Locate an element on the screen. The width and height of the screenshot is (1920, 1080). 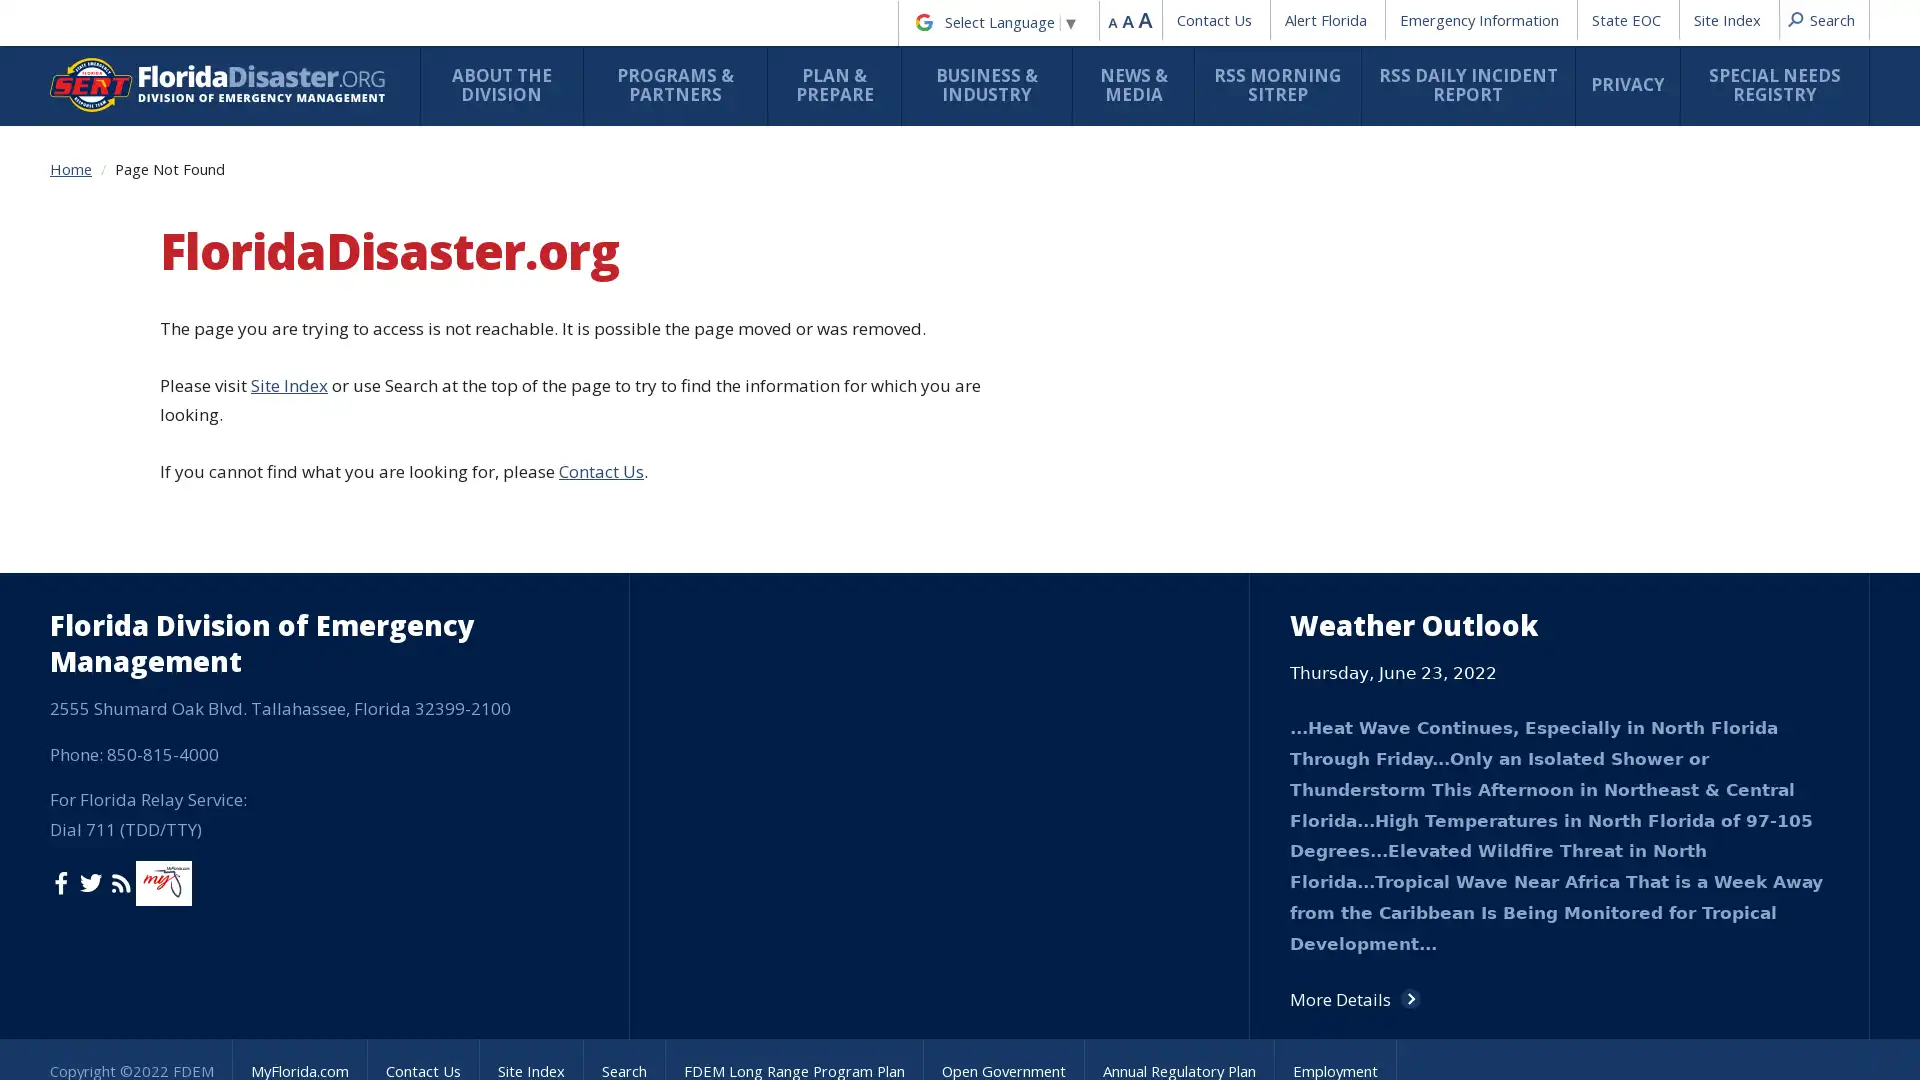
Toggle More is located at coordinates (1002, 866).